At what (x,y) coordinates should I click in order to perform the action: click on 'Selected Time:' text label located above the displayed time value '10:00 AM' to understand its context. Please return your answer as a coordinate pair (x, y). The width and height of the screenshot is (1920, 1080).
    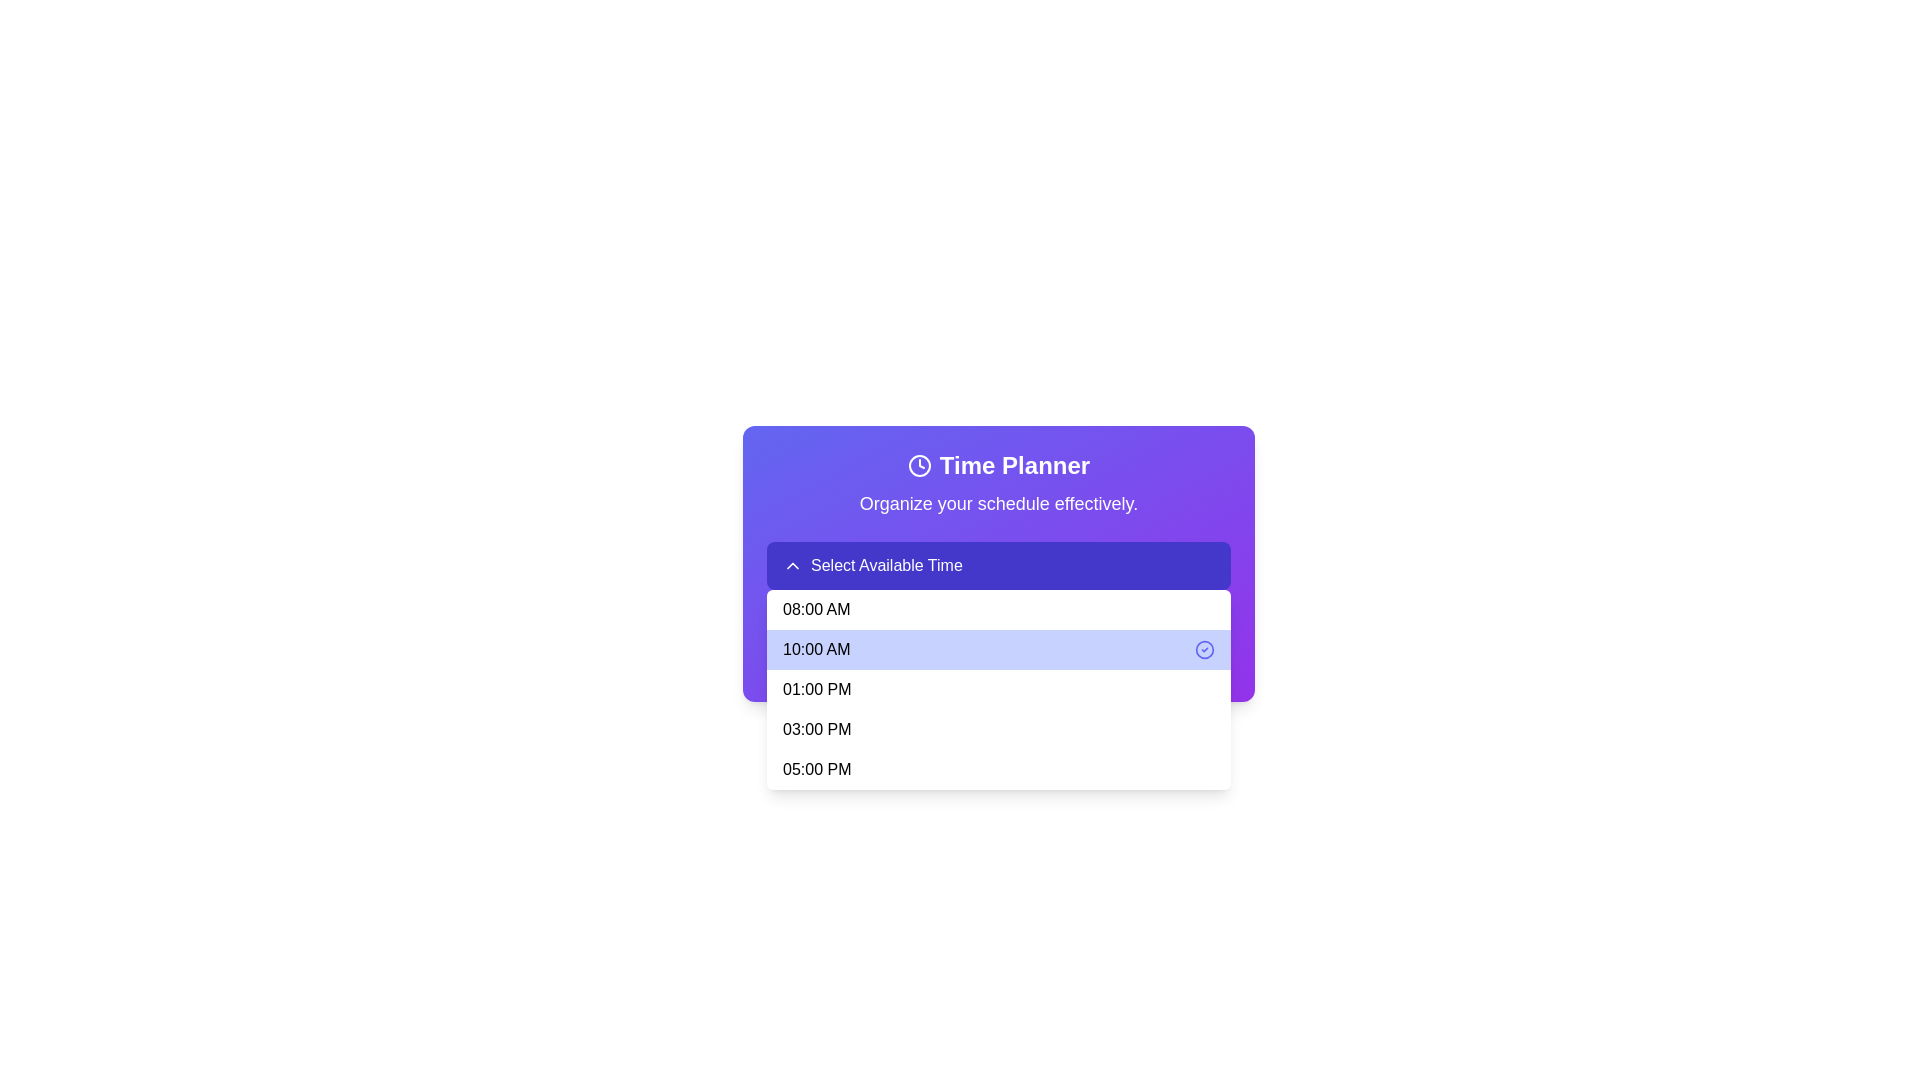
    Looking at the image, I should click on (998, 627).